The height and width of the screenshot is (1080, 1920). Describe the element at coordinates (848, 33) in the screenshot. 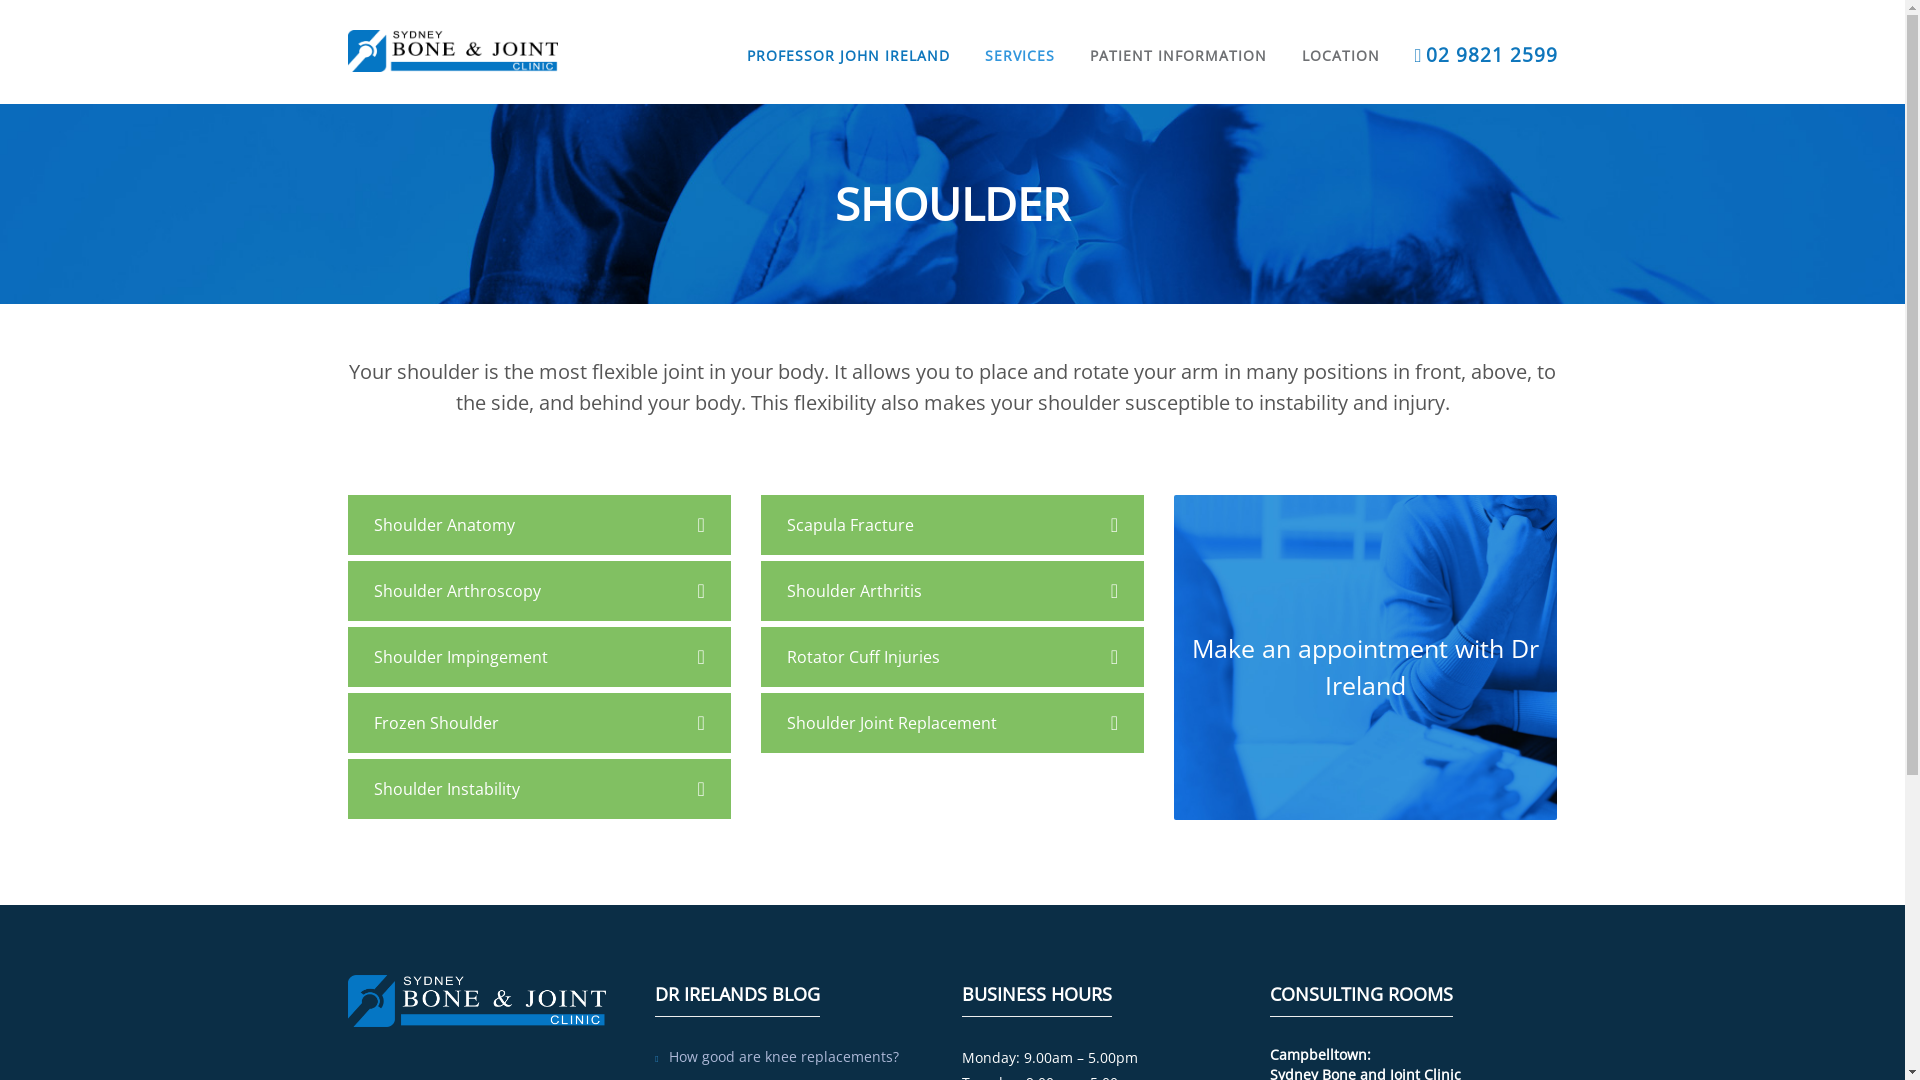

I see `'PROFESSOR JOHN IRELAND'` at that location.